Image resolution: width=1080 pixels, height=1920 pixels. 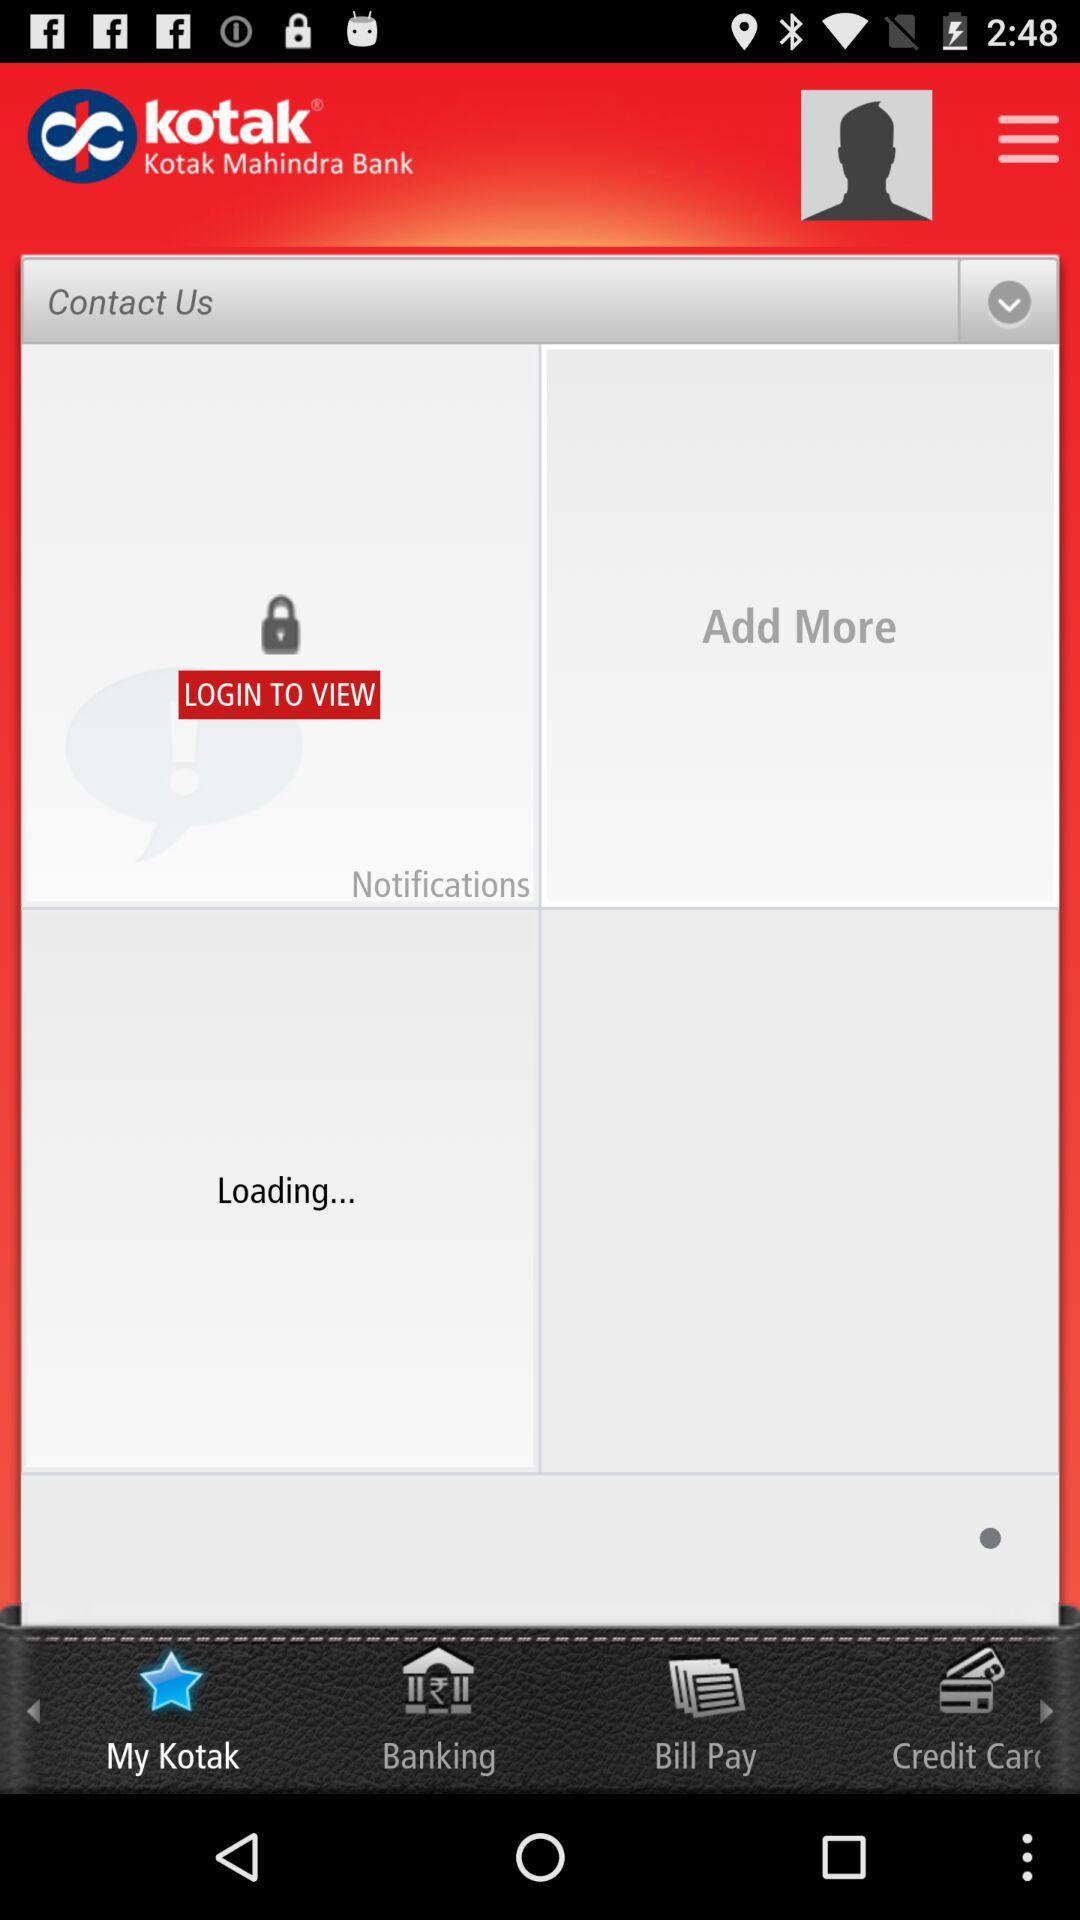 What do you see at coordinates (1028, 147) in the screenshot?
I see `the menu icon` at bounding box center [1028, 147].